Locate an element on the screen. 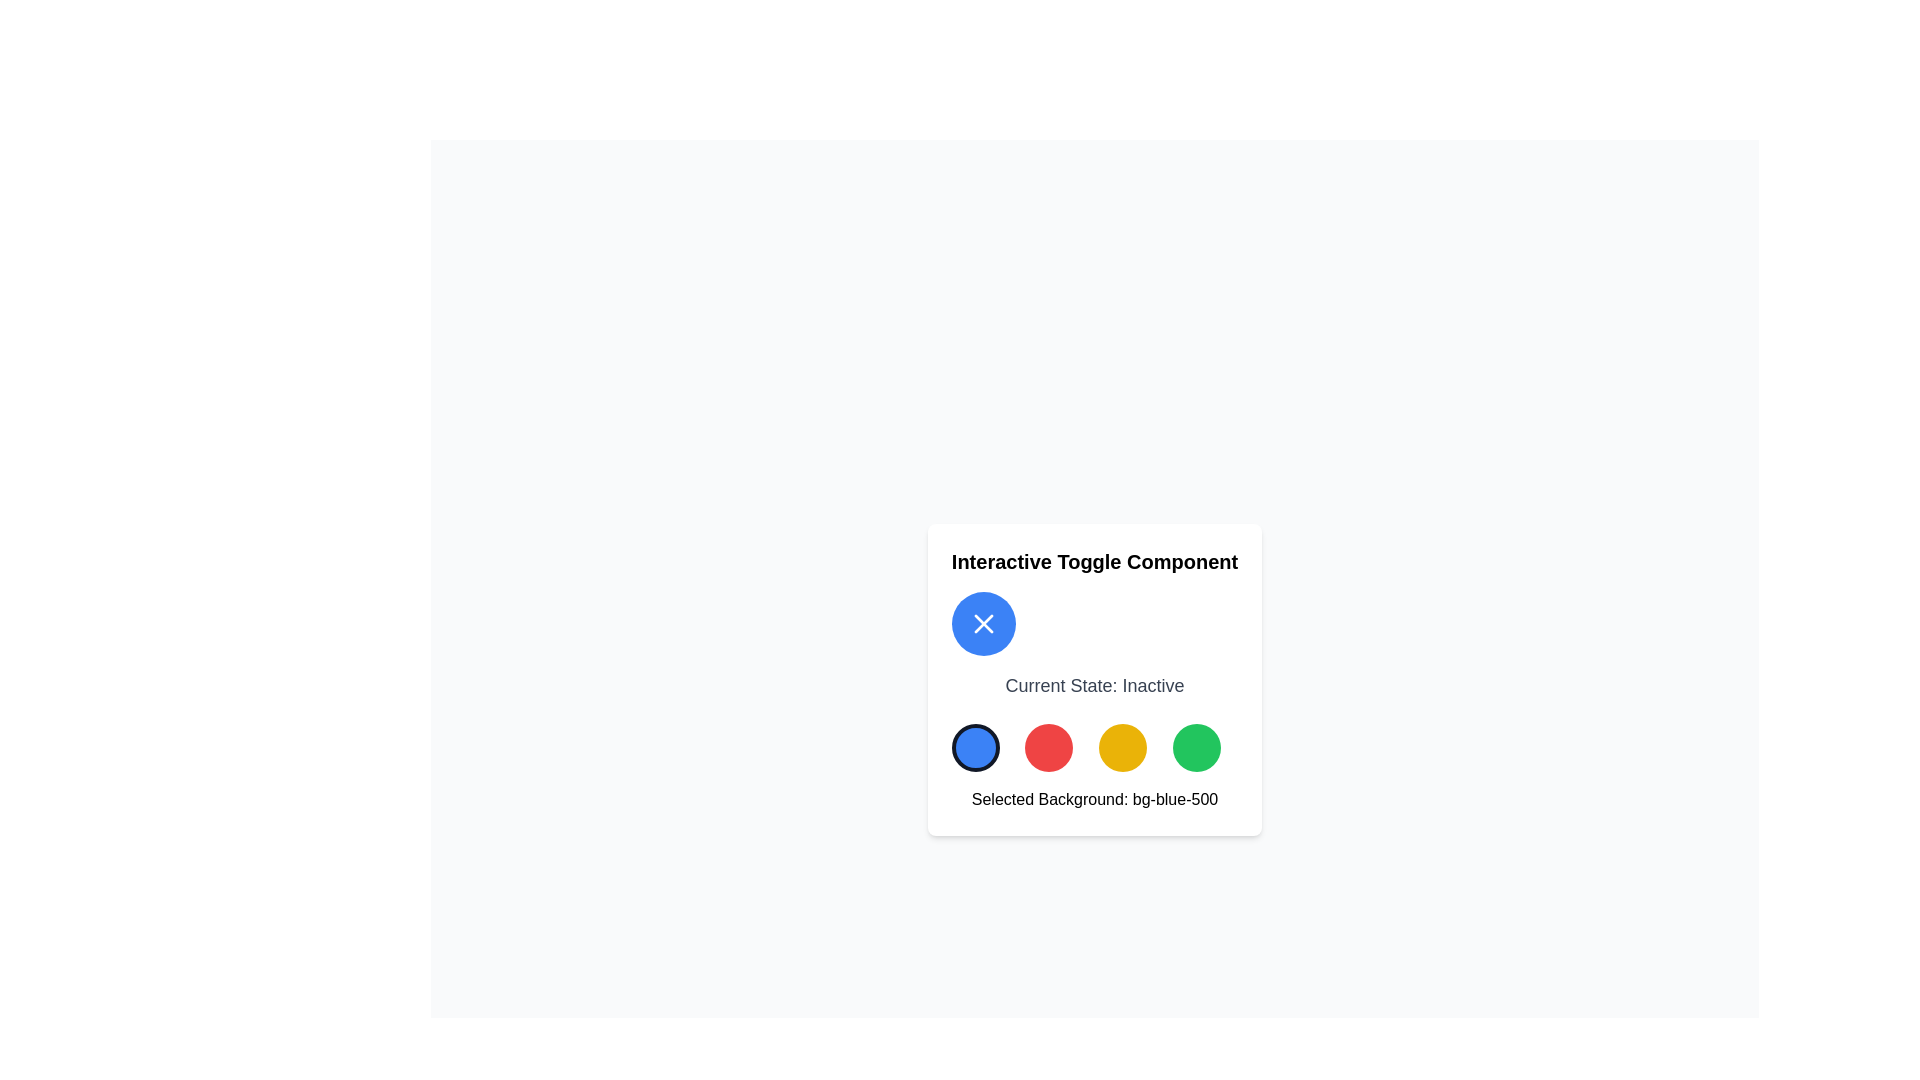 The image size is (1920, 1080). the Text label that indicates the currently selected background color 'bg-blue-500', located at the bottom of the 'Interactive Toggle Component' card beneath the circular color options is located at coordinates (1093, 798).